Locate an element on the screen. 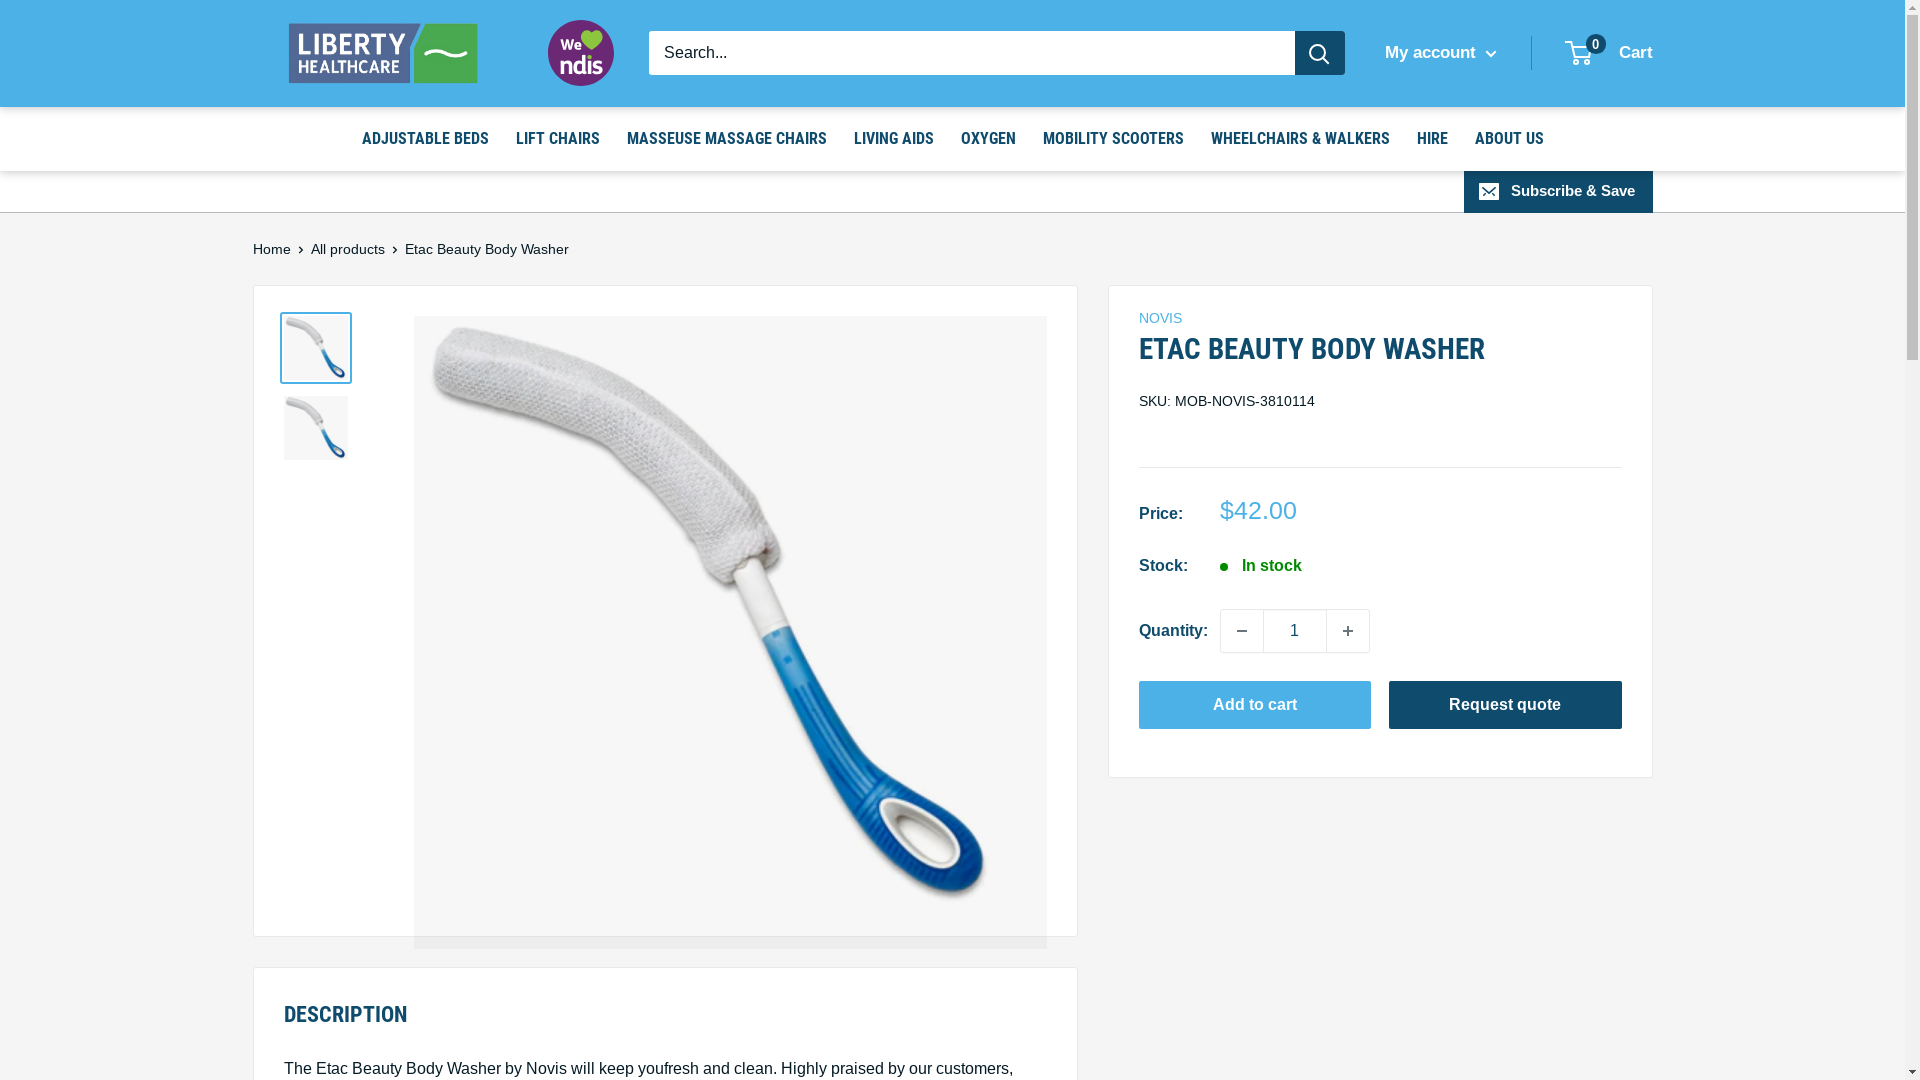  'All products' is located at coordinates (346, 248).